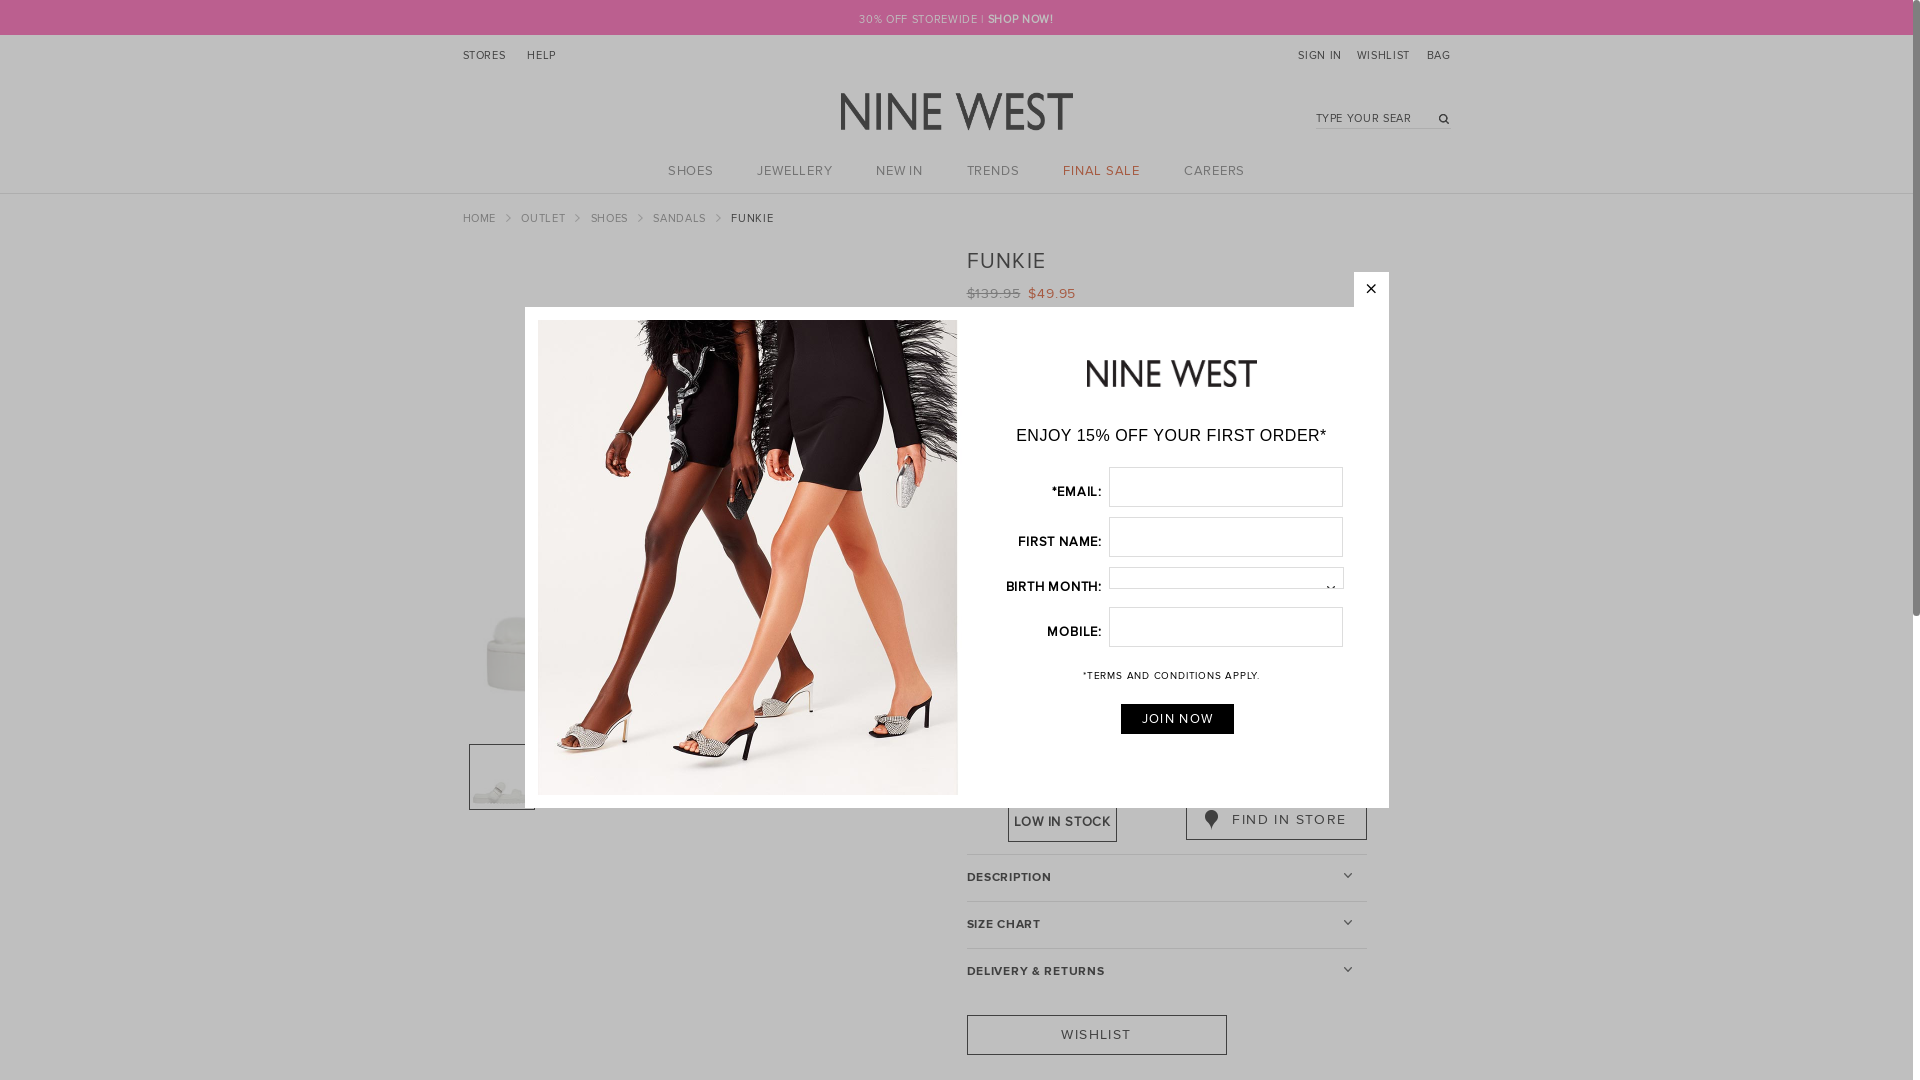 The height and width of the screenshot is (1080, 1920). I want to click on '11', so click(1008, 563).